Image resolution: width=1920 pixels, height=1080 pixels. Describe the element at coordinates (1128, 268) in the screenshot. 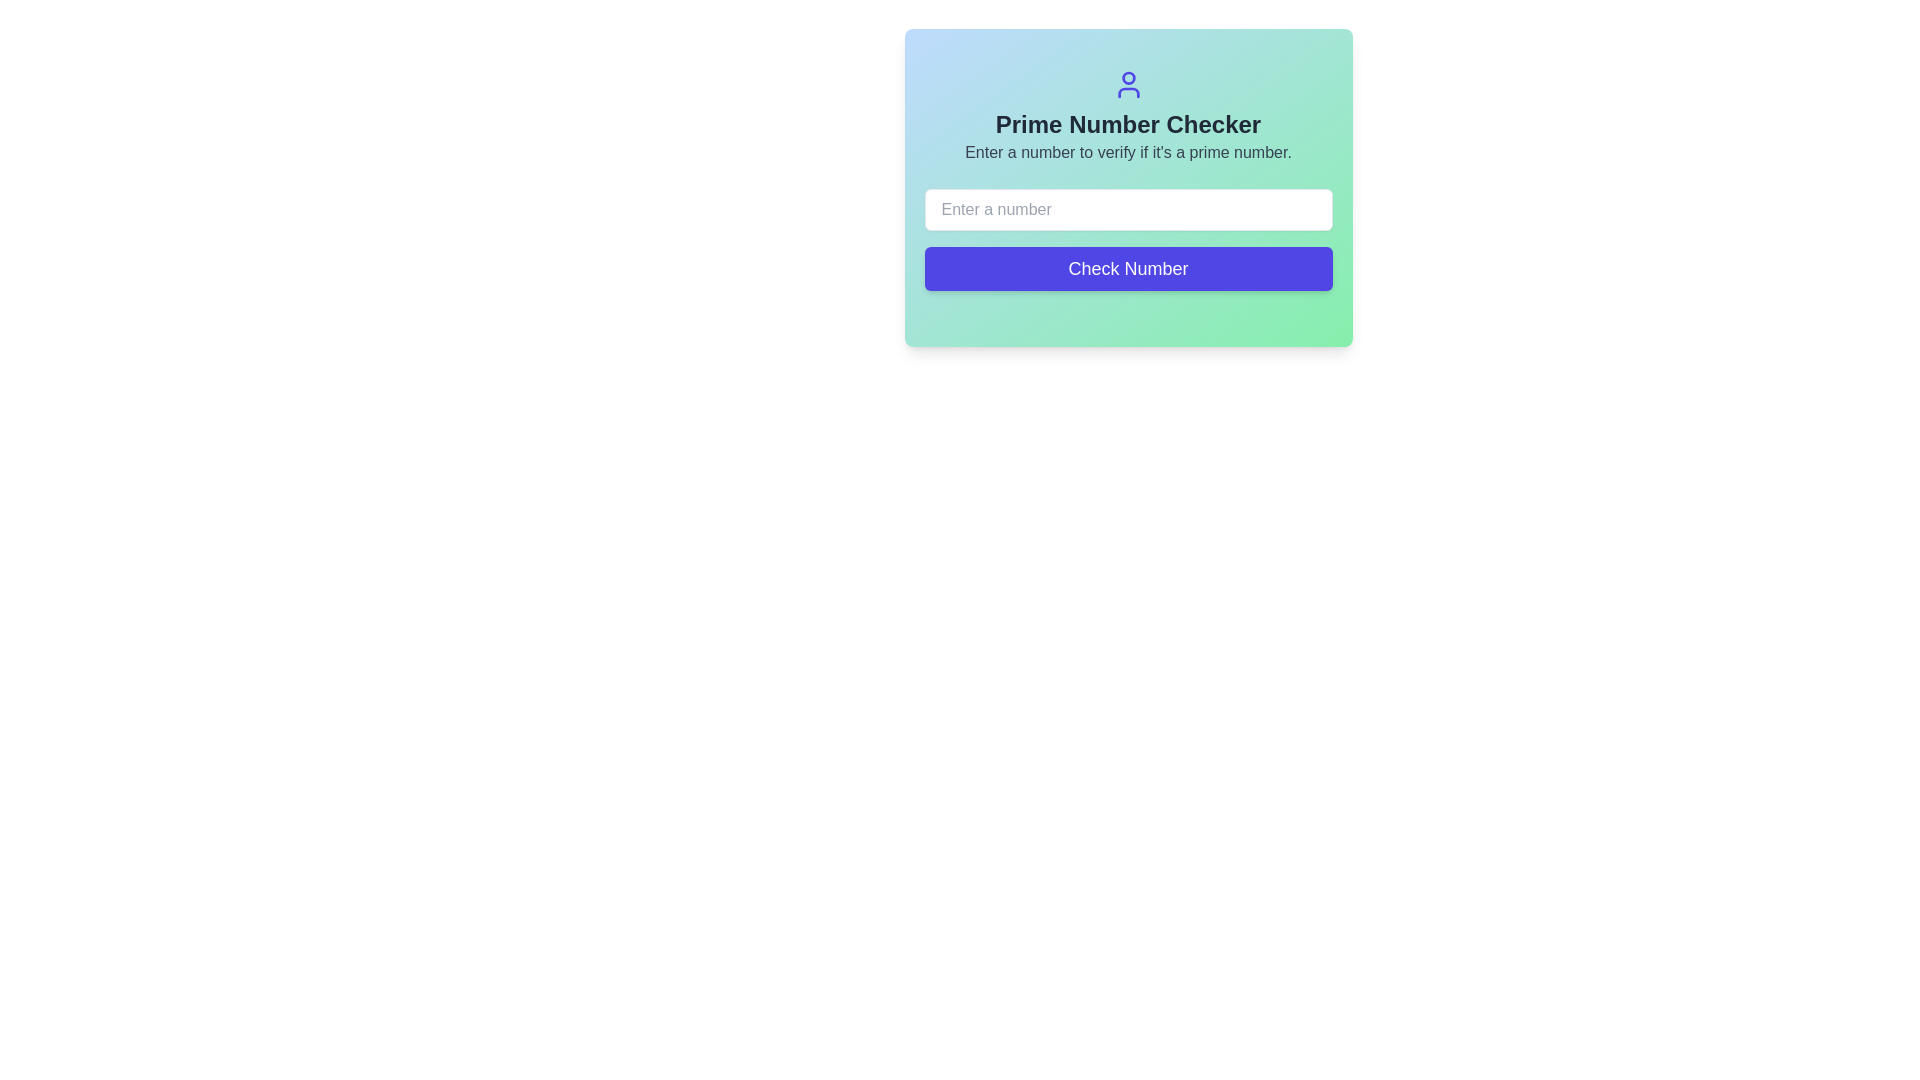

I see `the rectangular button with a purple background and white text that says 'Check Number' to change its background color` at that location.